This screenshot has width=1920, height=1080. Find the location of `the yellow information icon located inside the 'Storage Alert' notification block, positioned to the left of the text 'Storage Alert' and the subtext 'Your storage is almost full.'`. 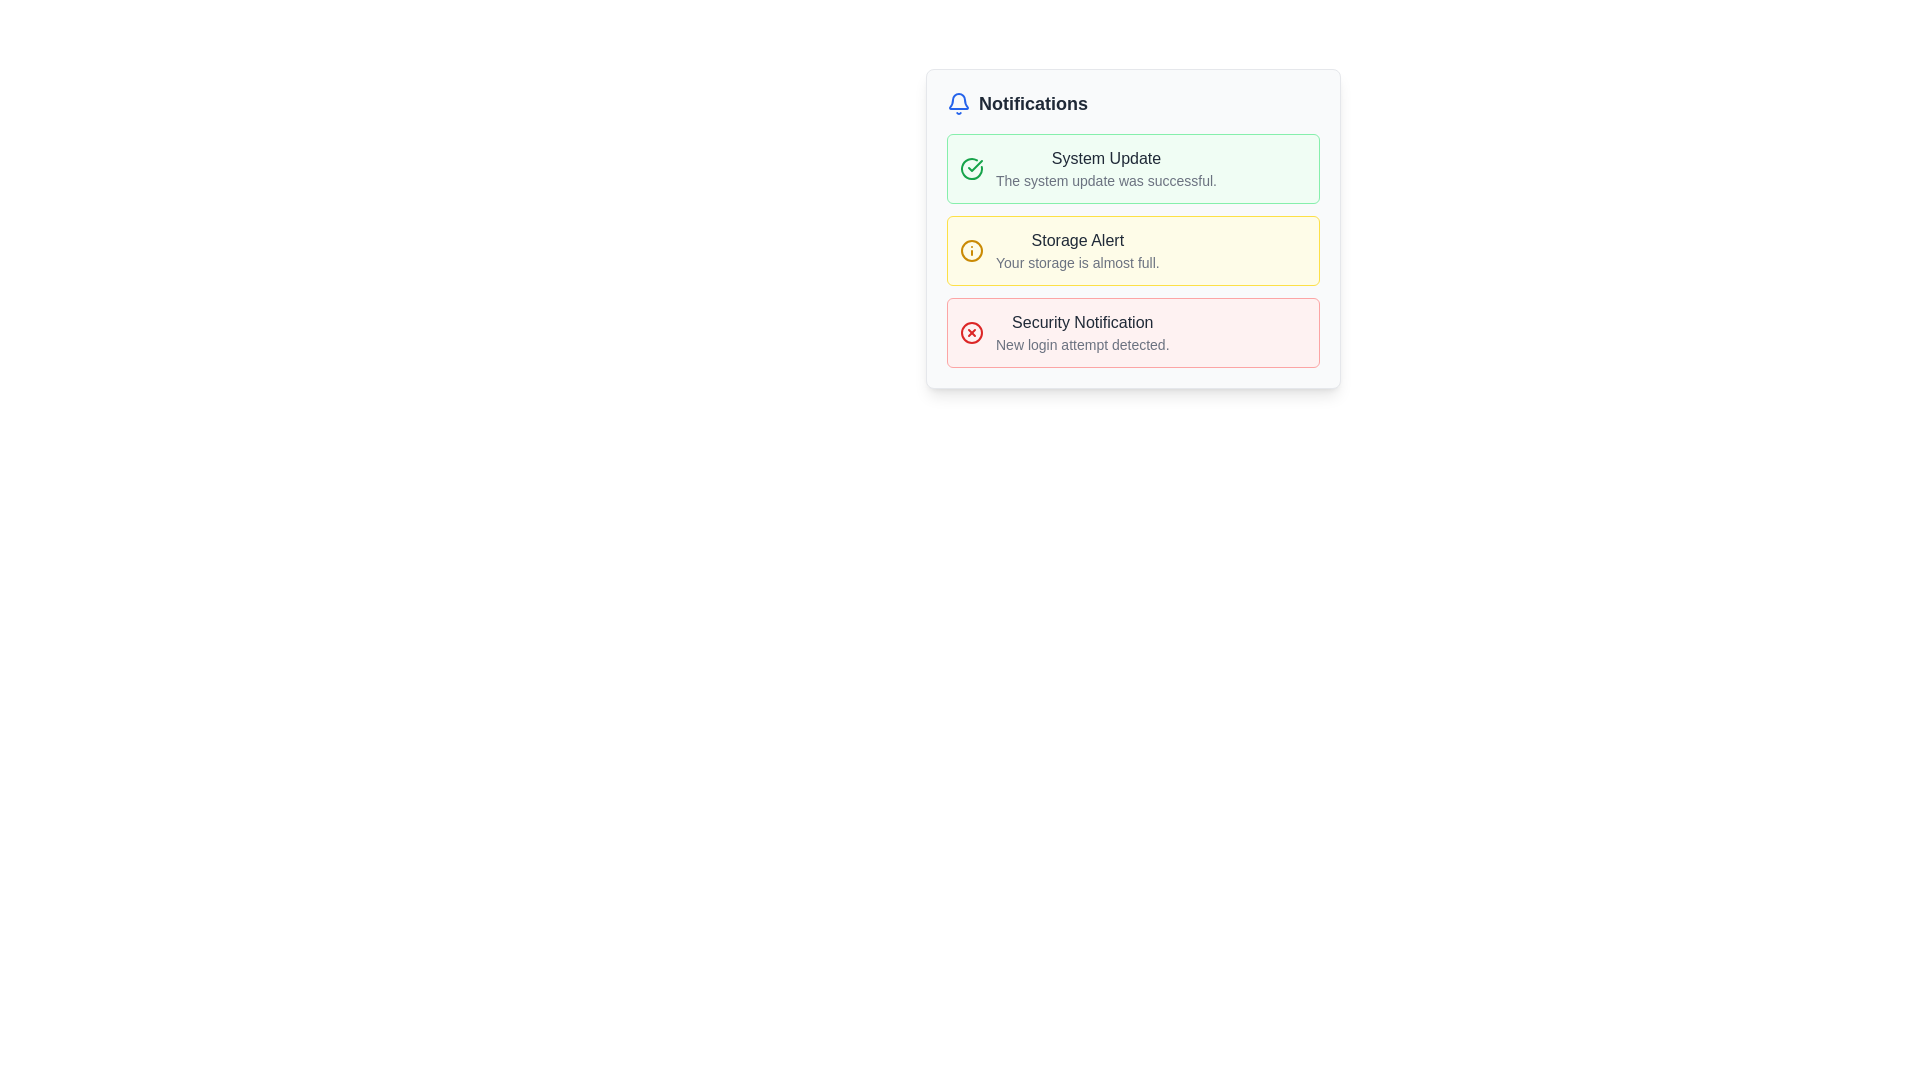

the yellow information icon located inside the 'Storage Alert' notification block, positioned to the left of the text 'Storage Alert' and the subtext 'Your storage is almost full.' is located at coordinates (971, 249).